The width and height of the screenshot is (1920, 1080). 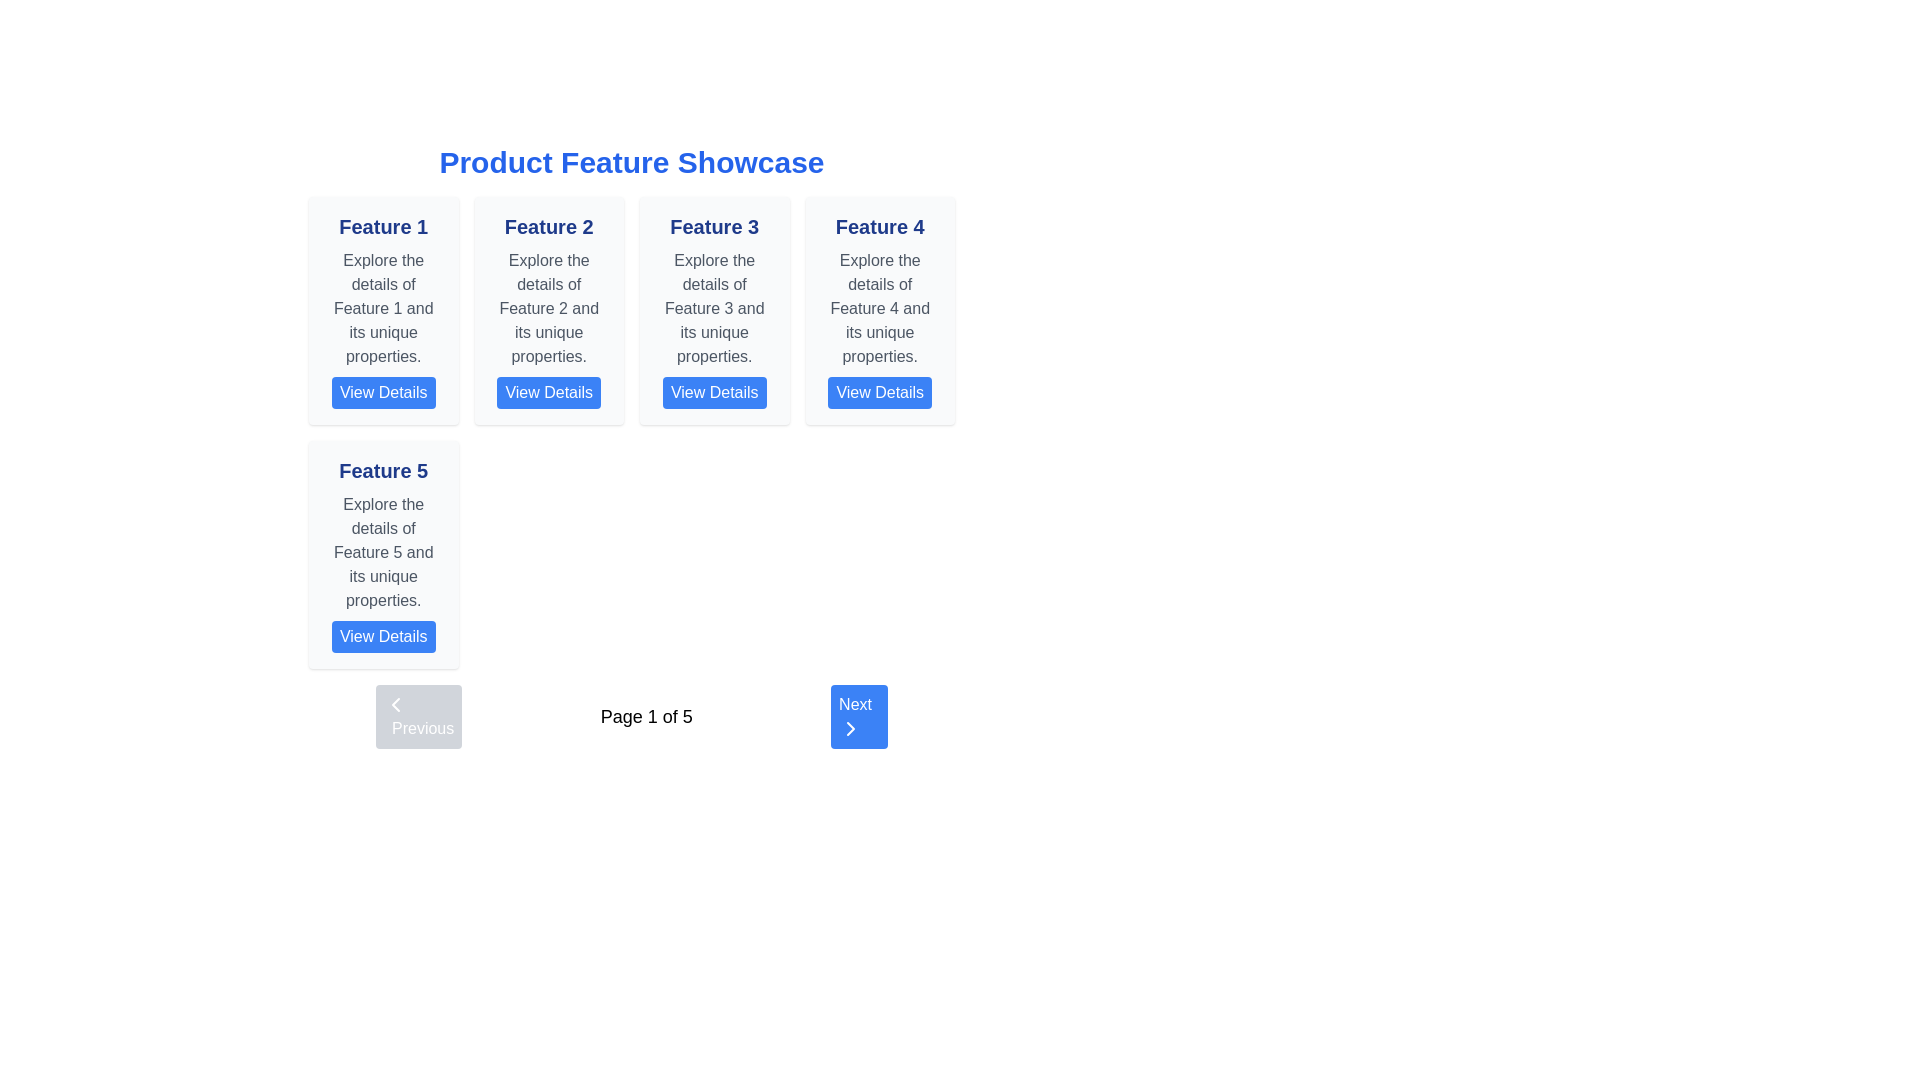 I want to click on the Text Label located in the lower-left card of the grid layout, which serves as the title for the corresponding feature, so click(x=383, y=470).